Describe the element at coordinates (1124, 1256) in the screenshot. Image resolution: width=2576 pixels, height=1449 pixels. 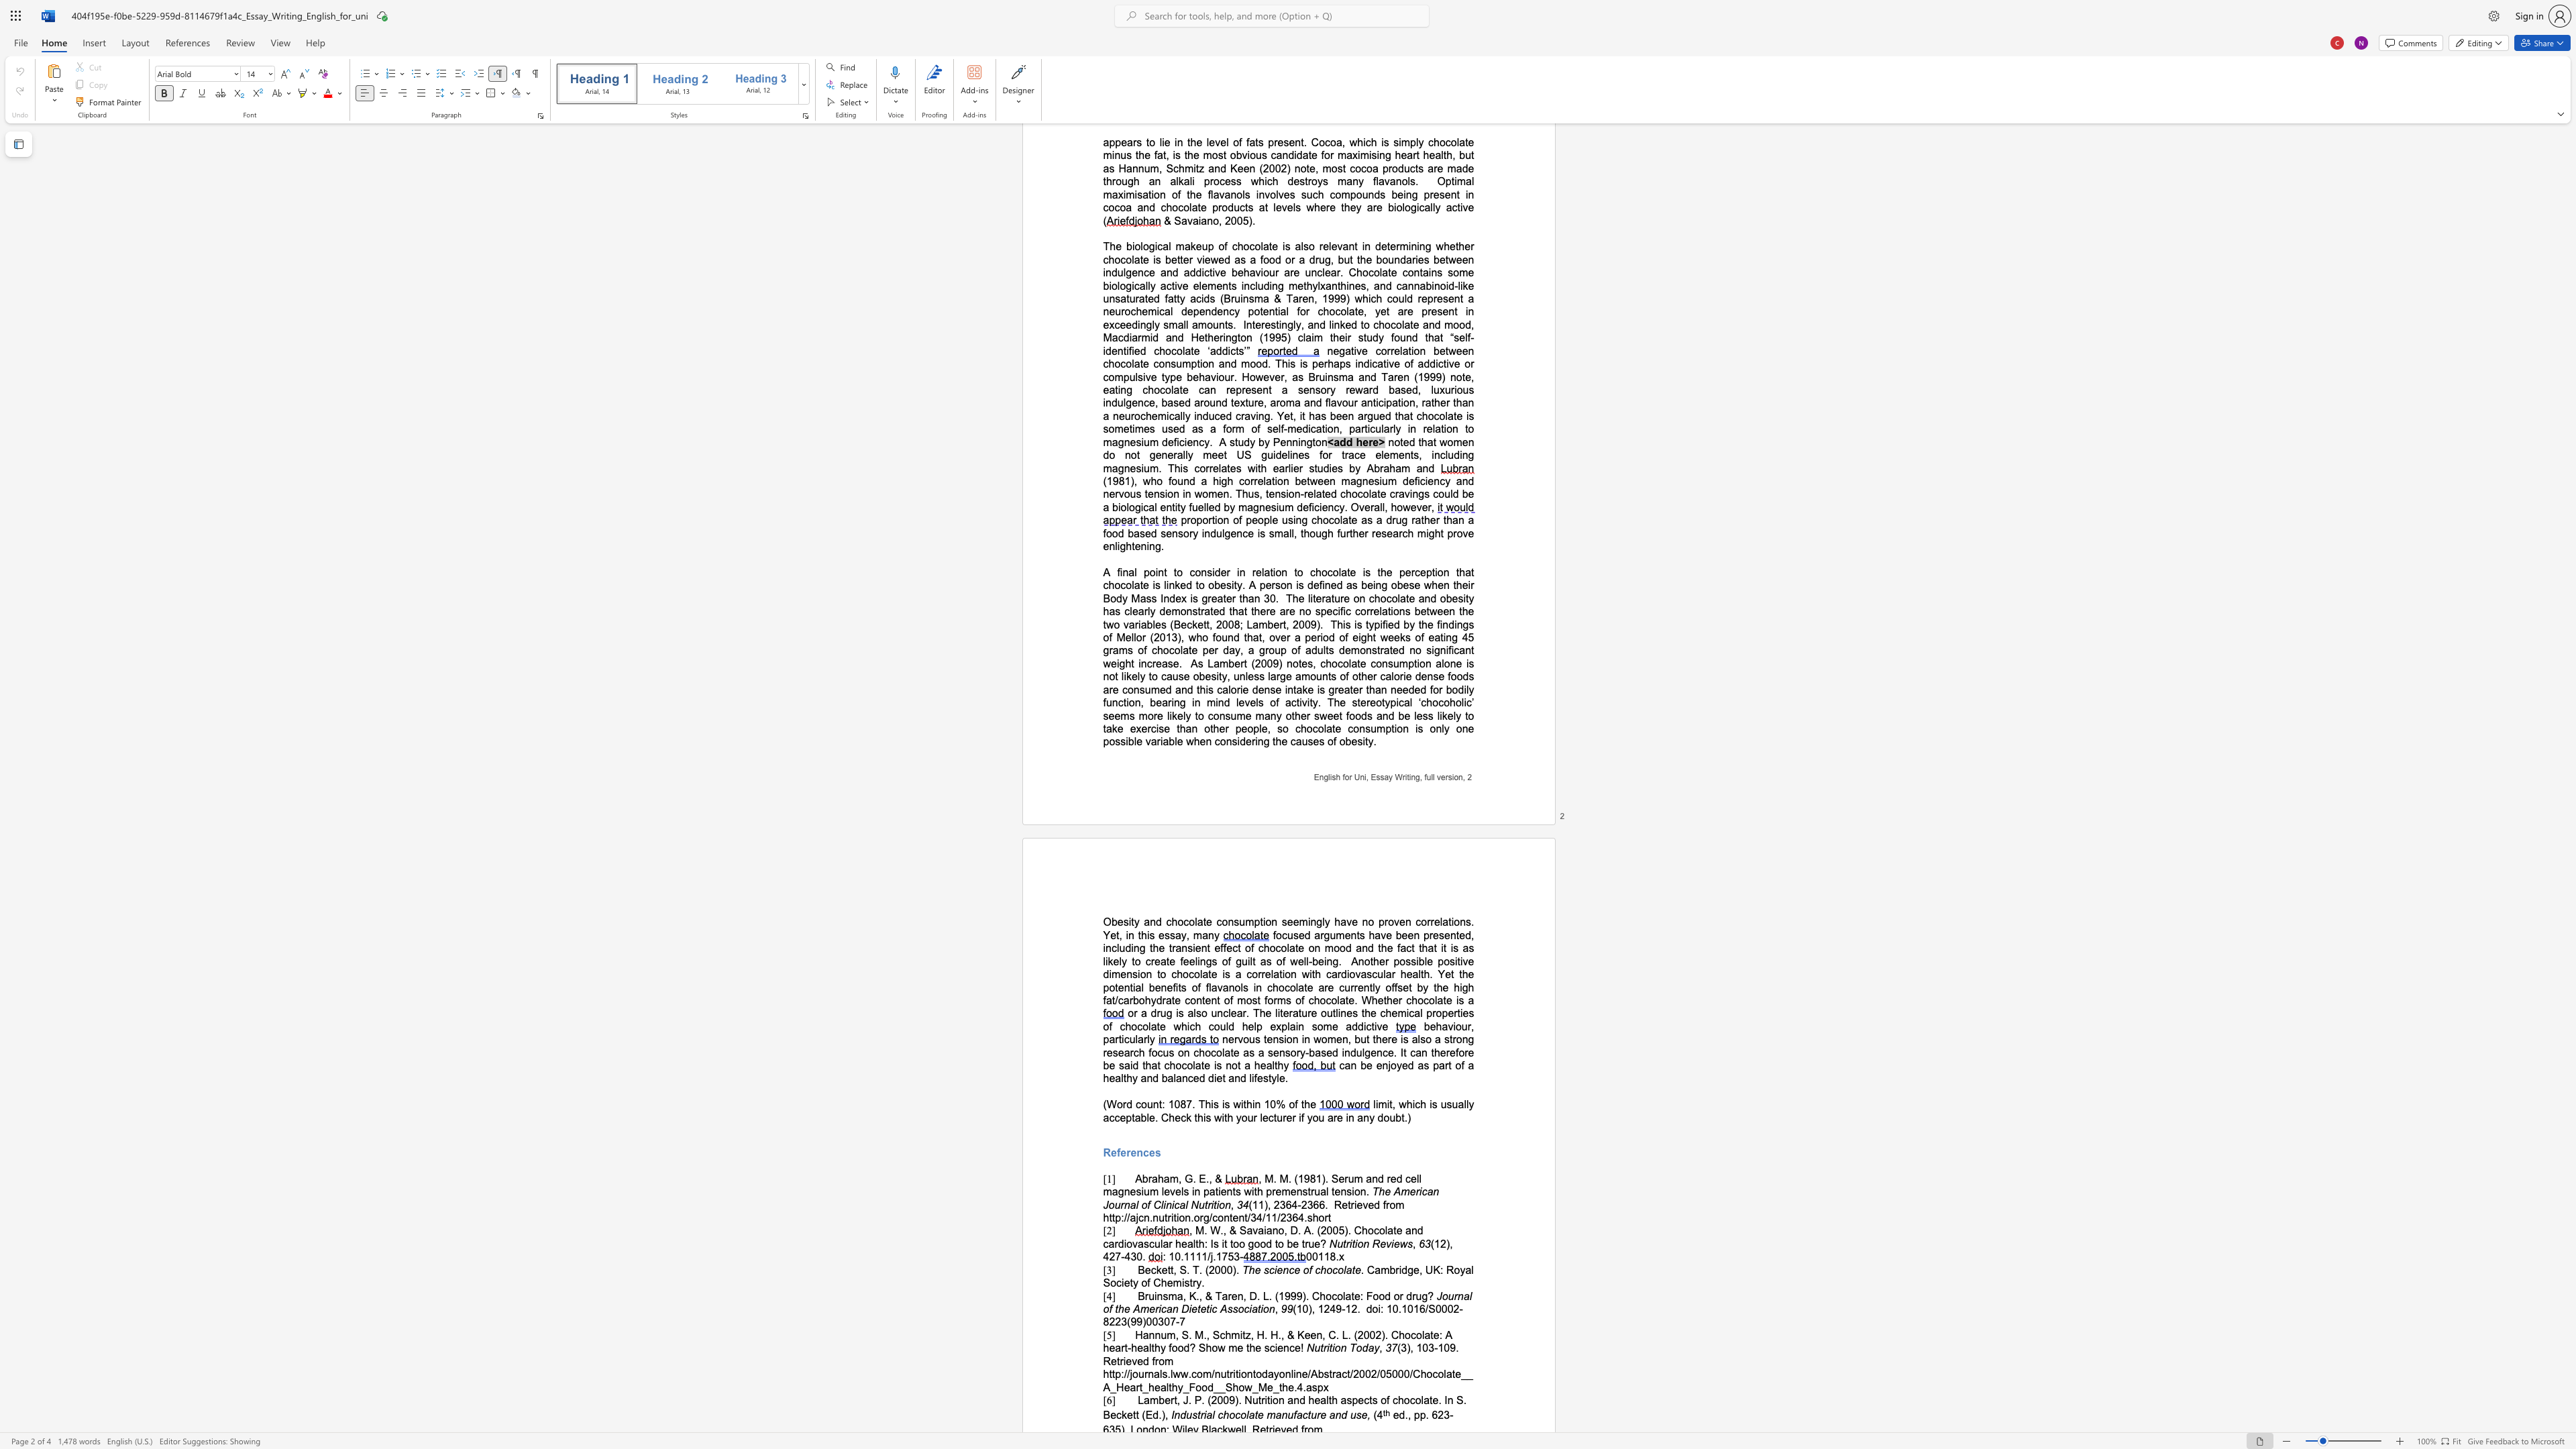
I see `the subset text "43" within the text "(12), 427-430."` at that location.